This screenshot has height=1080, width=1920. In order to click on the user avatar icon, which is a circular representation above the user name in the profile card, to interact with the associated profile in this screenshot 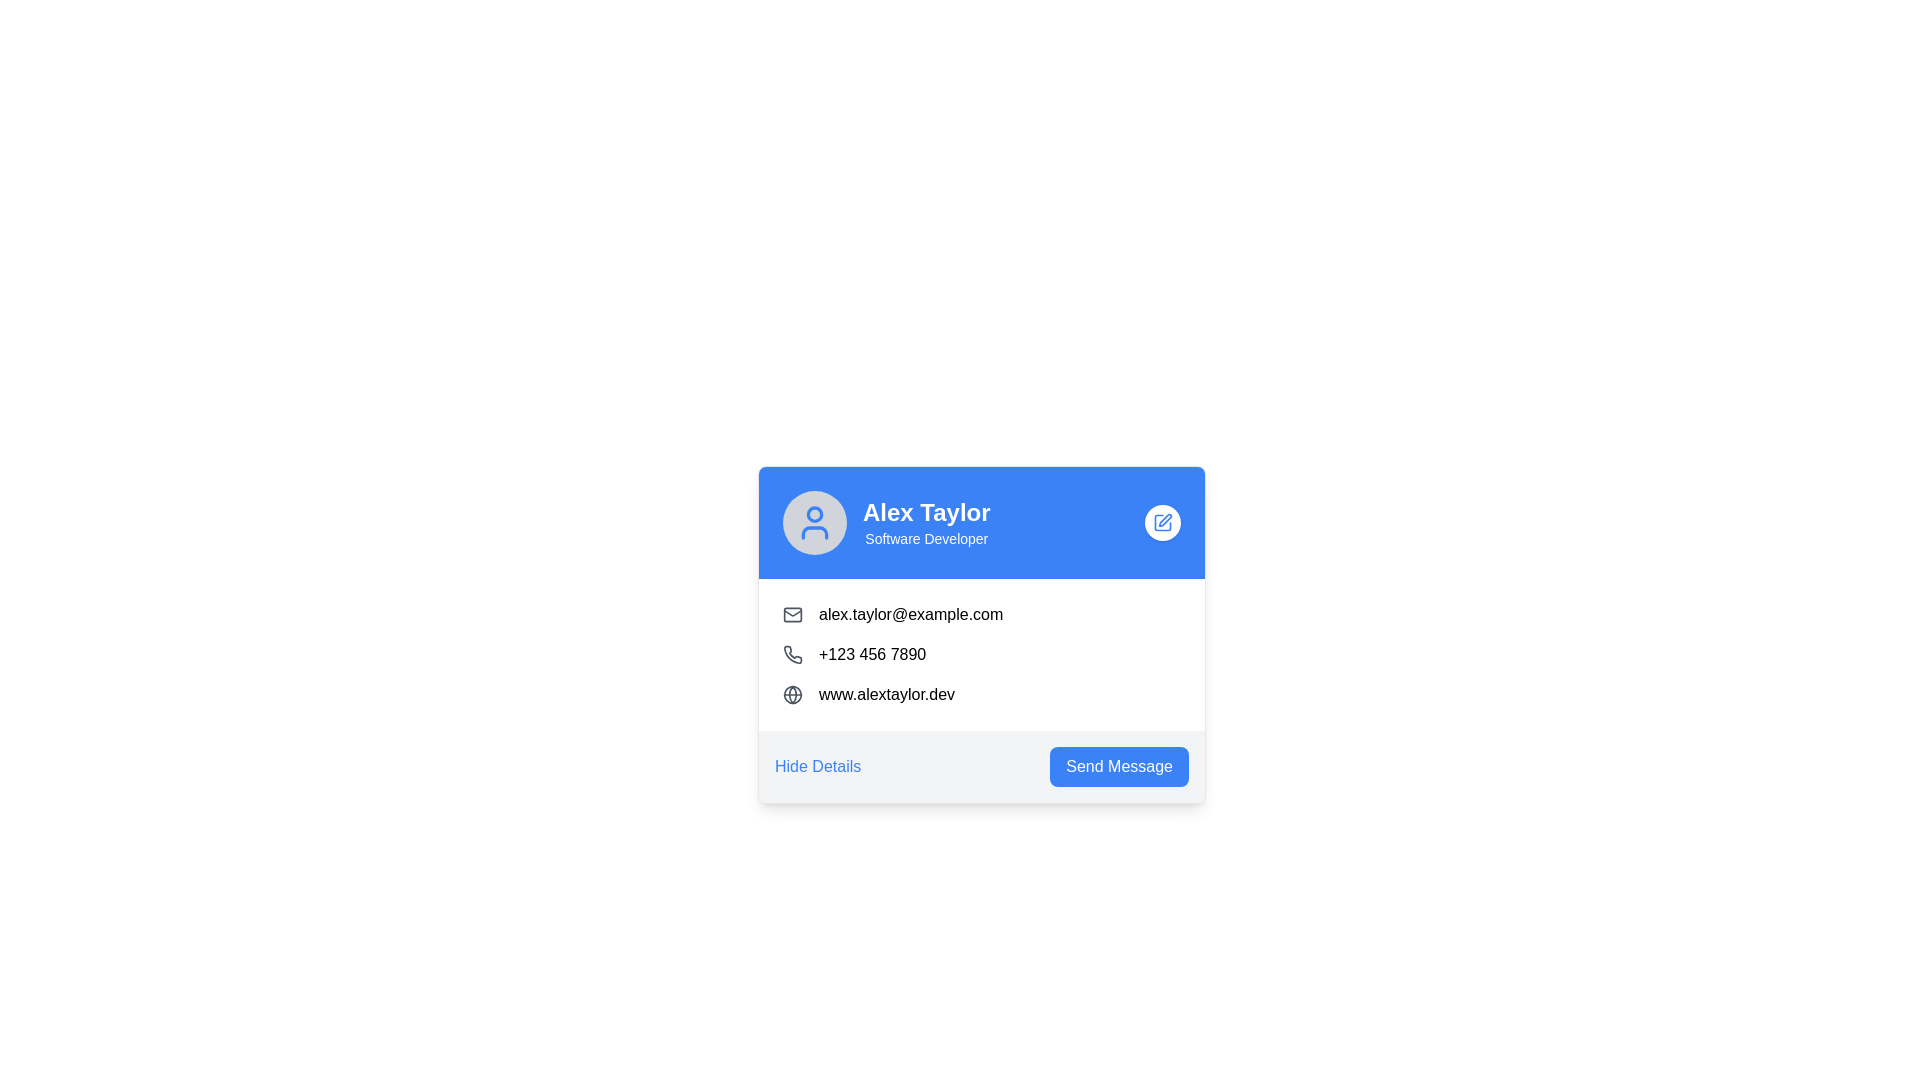, I will do `click(815, 522)`.